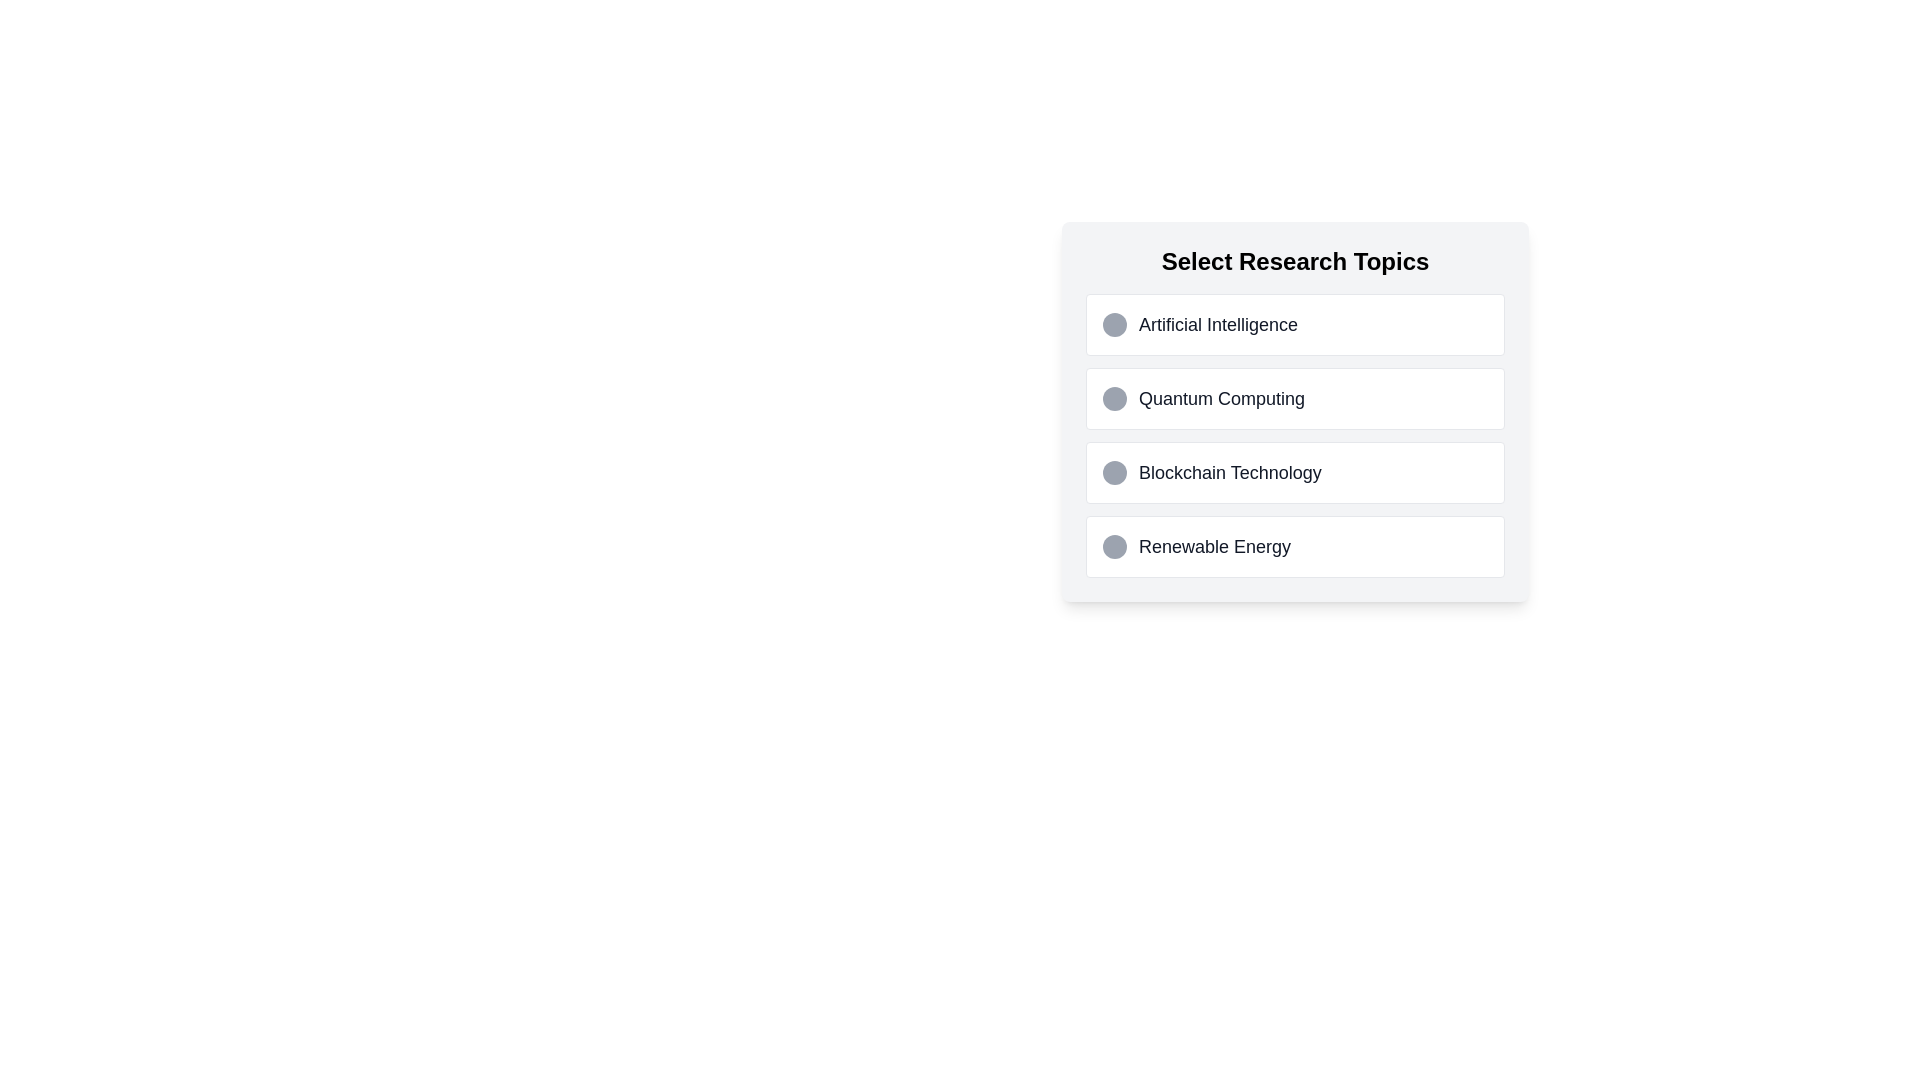 The height and width of the screenshot is (1080, 1920). I want to click on the fourth selectable option labeled 'Renewable Energy' in the vertically stacked list for additional information, so click(1197, 547).